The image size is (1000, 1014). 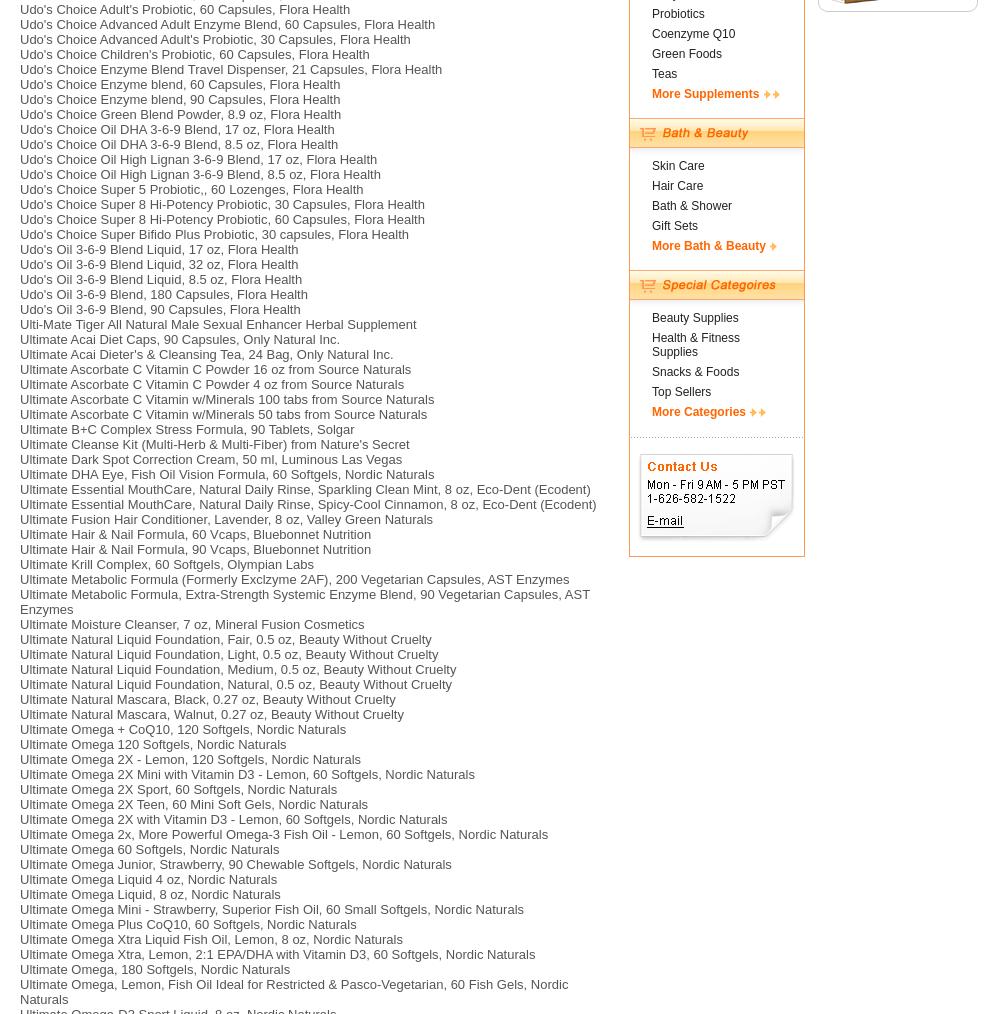 What do you see at coordinates (652, 12) in the screenshot?
I see `'Probiotics'` at bounding box center [652, 12].